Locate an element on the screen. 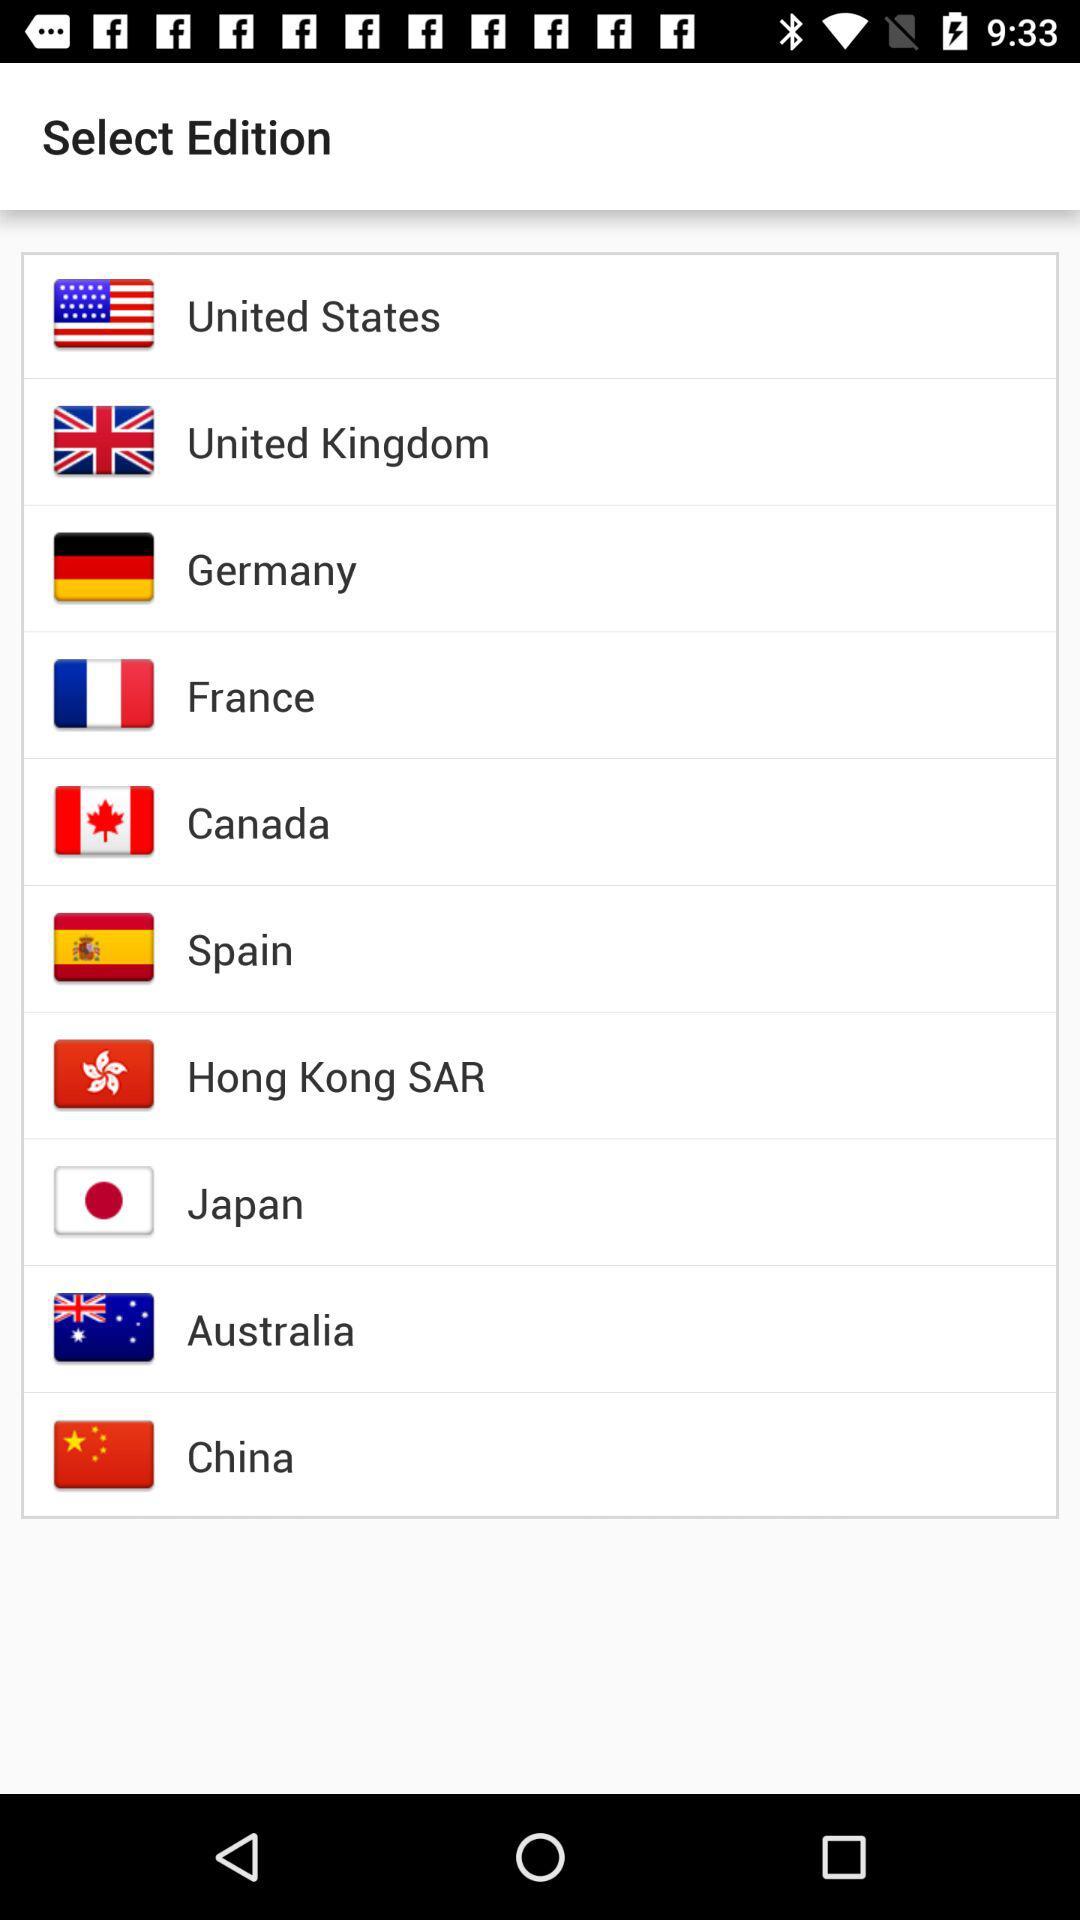 The image size is (1080, 1920). item below the japan is located at coordinates (271, 1329).